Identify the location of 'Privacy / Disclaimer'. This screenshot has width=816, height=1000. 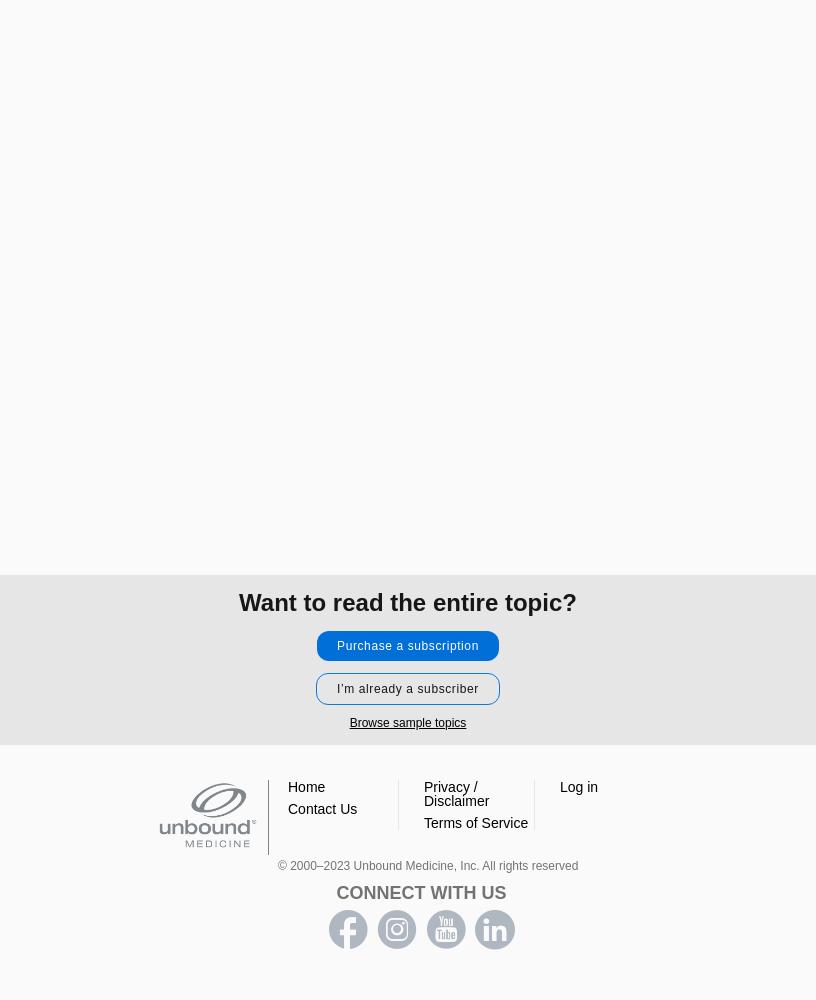
(422, 794).